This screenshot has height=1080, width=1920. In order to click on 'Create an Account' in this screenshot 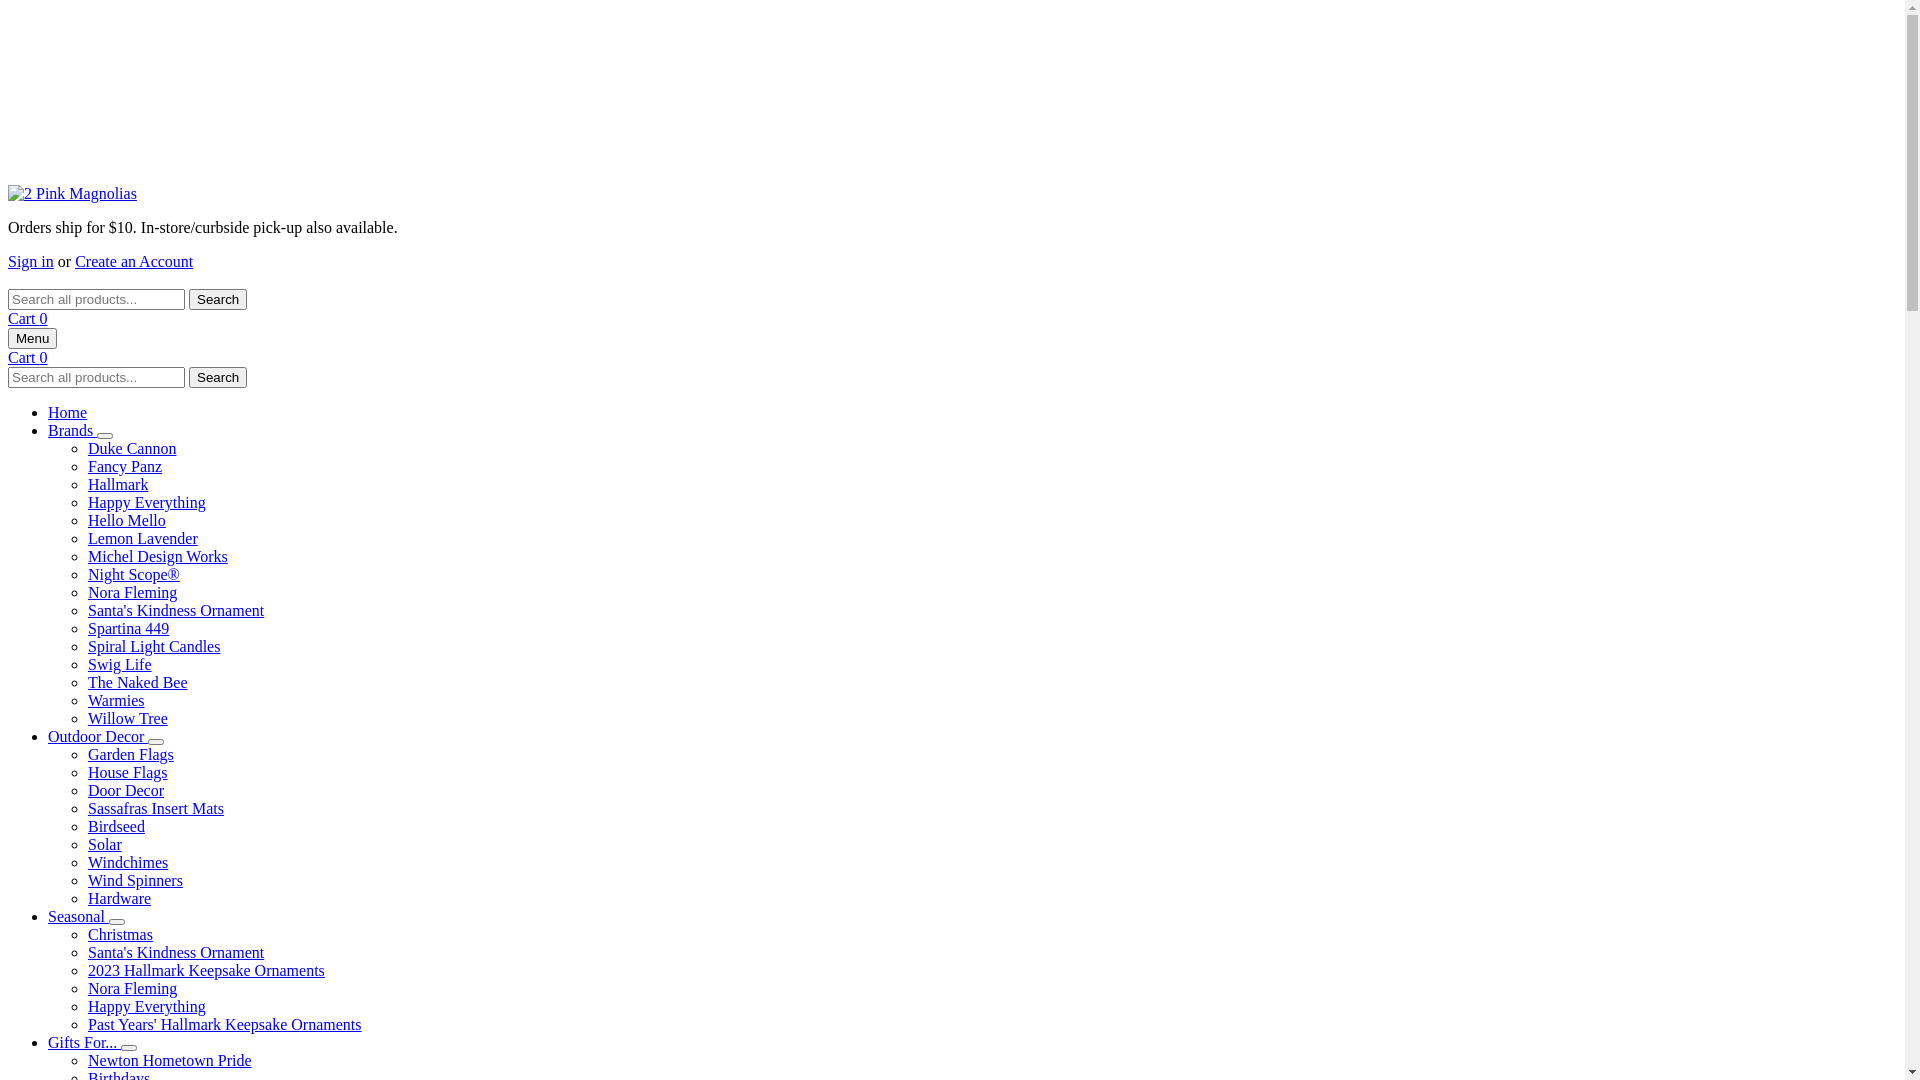, I will do `click(133, 260)`.